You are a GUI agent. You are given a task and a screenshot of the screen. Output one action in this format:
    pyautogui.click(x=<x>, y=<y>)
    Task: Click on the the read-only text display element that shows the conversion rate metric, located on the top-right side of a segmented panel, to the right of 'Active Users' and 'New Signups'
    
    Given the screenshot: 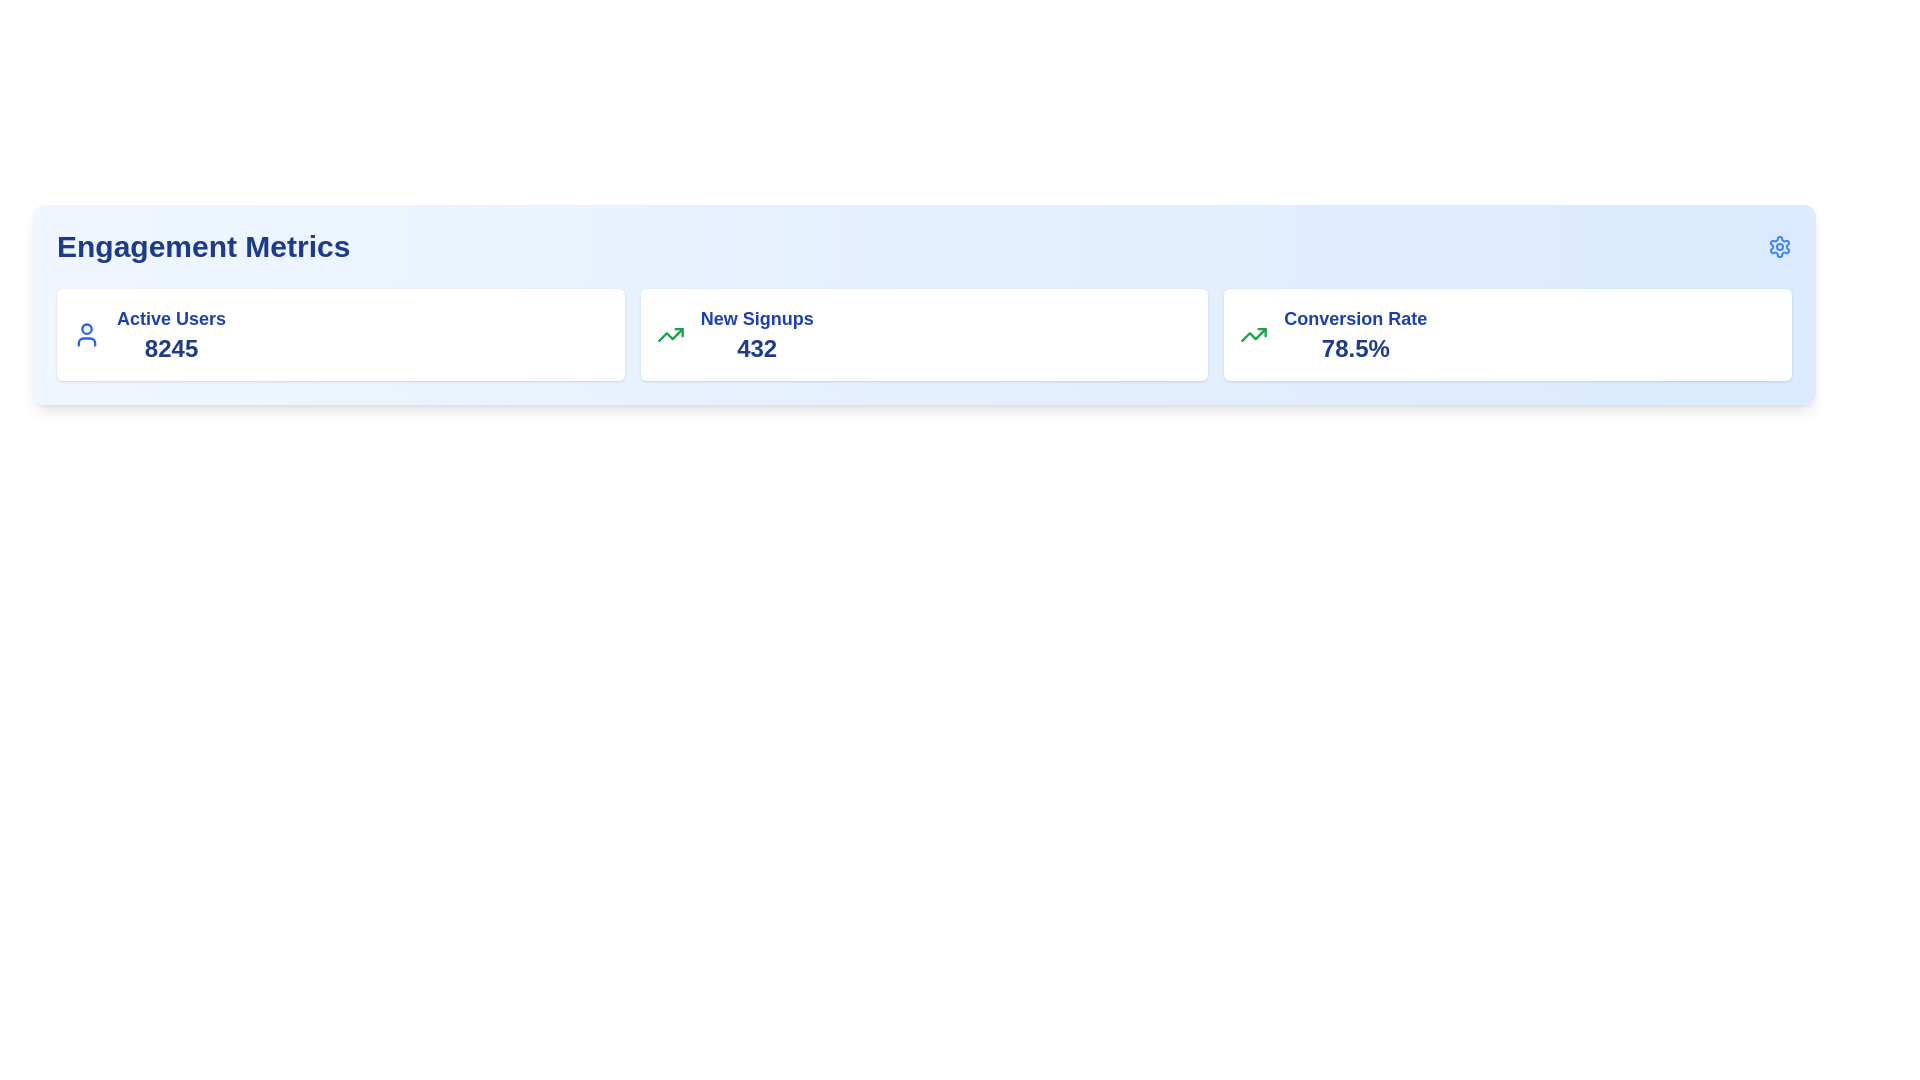 What is the action you would take?
    pyautogui.click(x=1355, y=334)
    